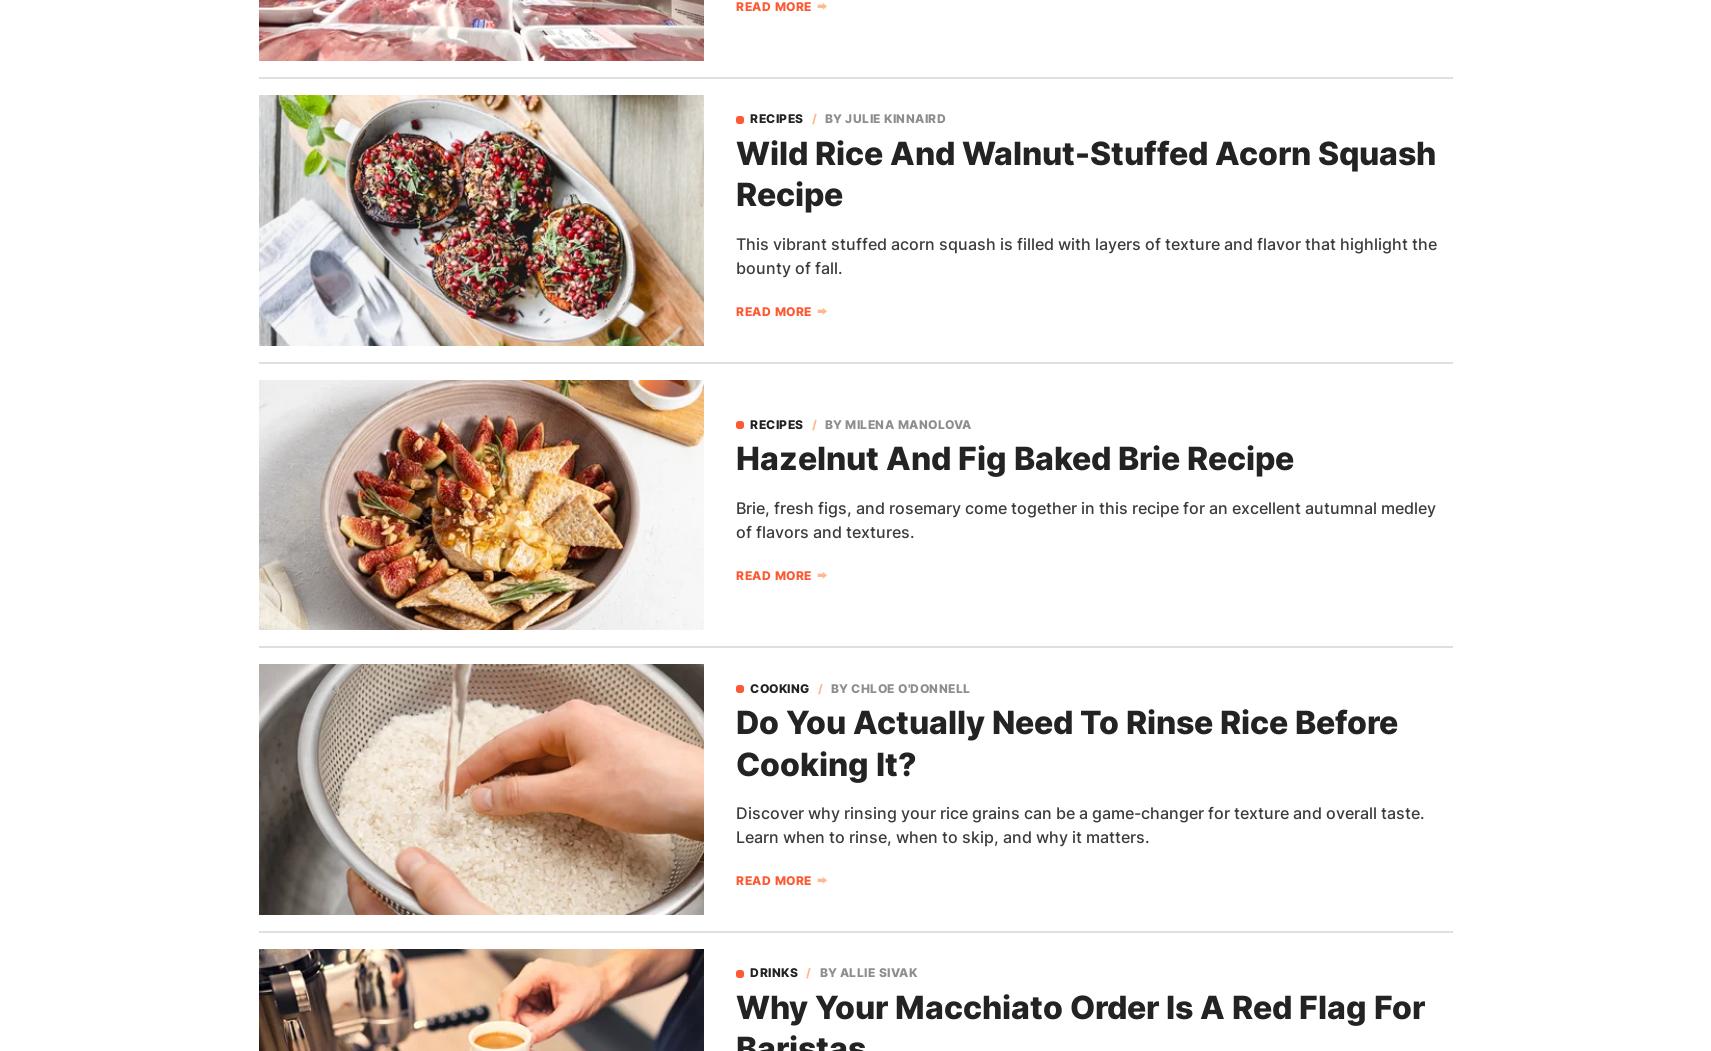  Describe the element at coordinates (850, 687) in the screenshot. I see `'Chloe O'Donnell'` at that location.